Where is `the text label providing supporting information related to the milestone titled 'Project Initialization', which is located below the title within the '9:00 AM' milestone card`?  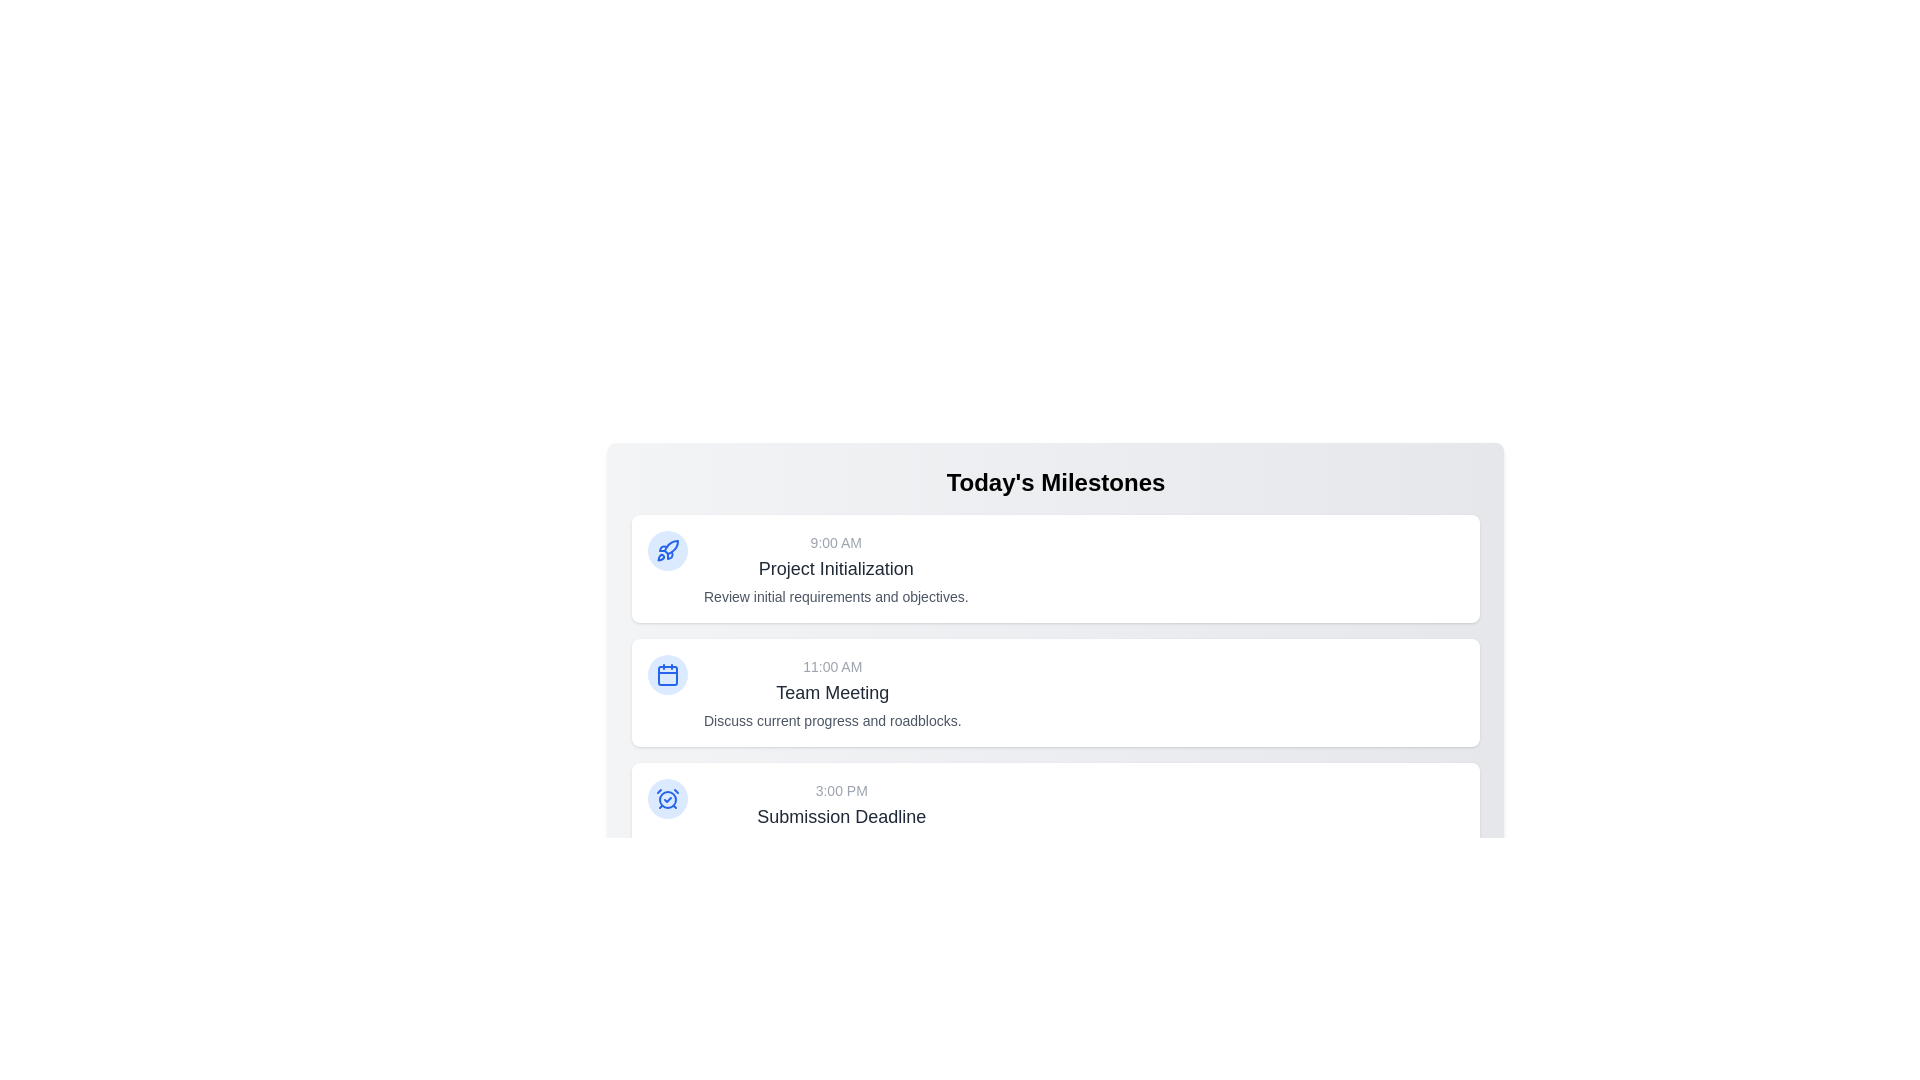 the text label providing supporting information related to the milestone titled 'Project Initialization', which is located below the title within the '9:00 AM' milestone card is located at coordinates (836, 596).